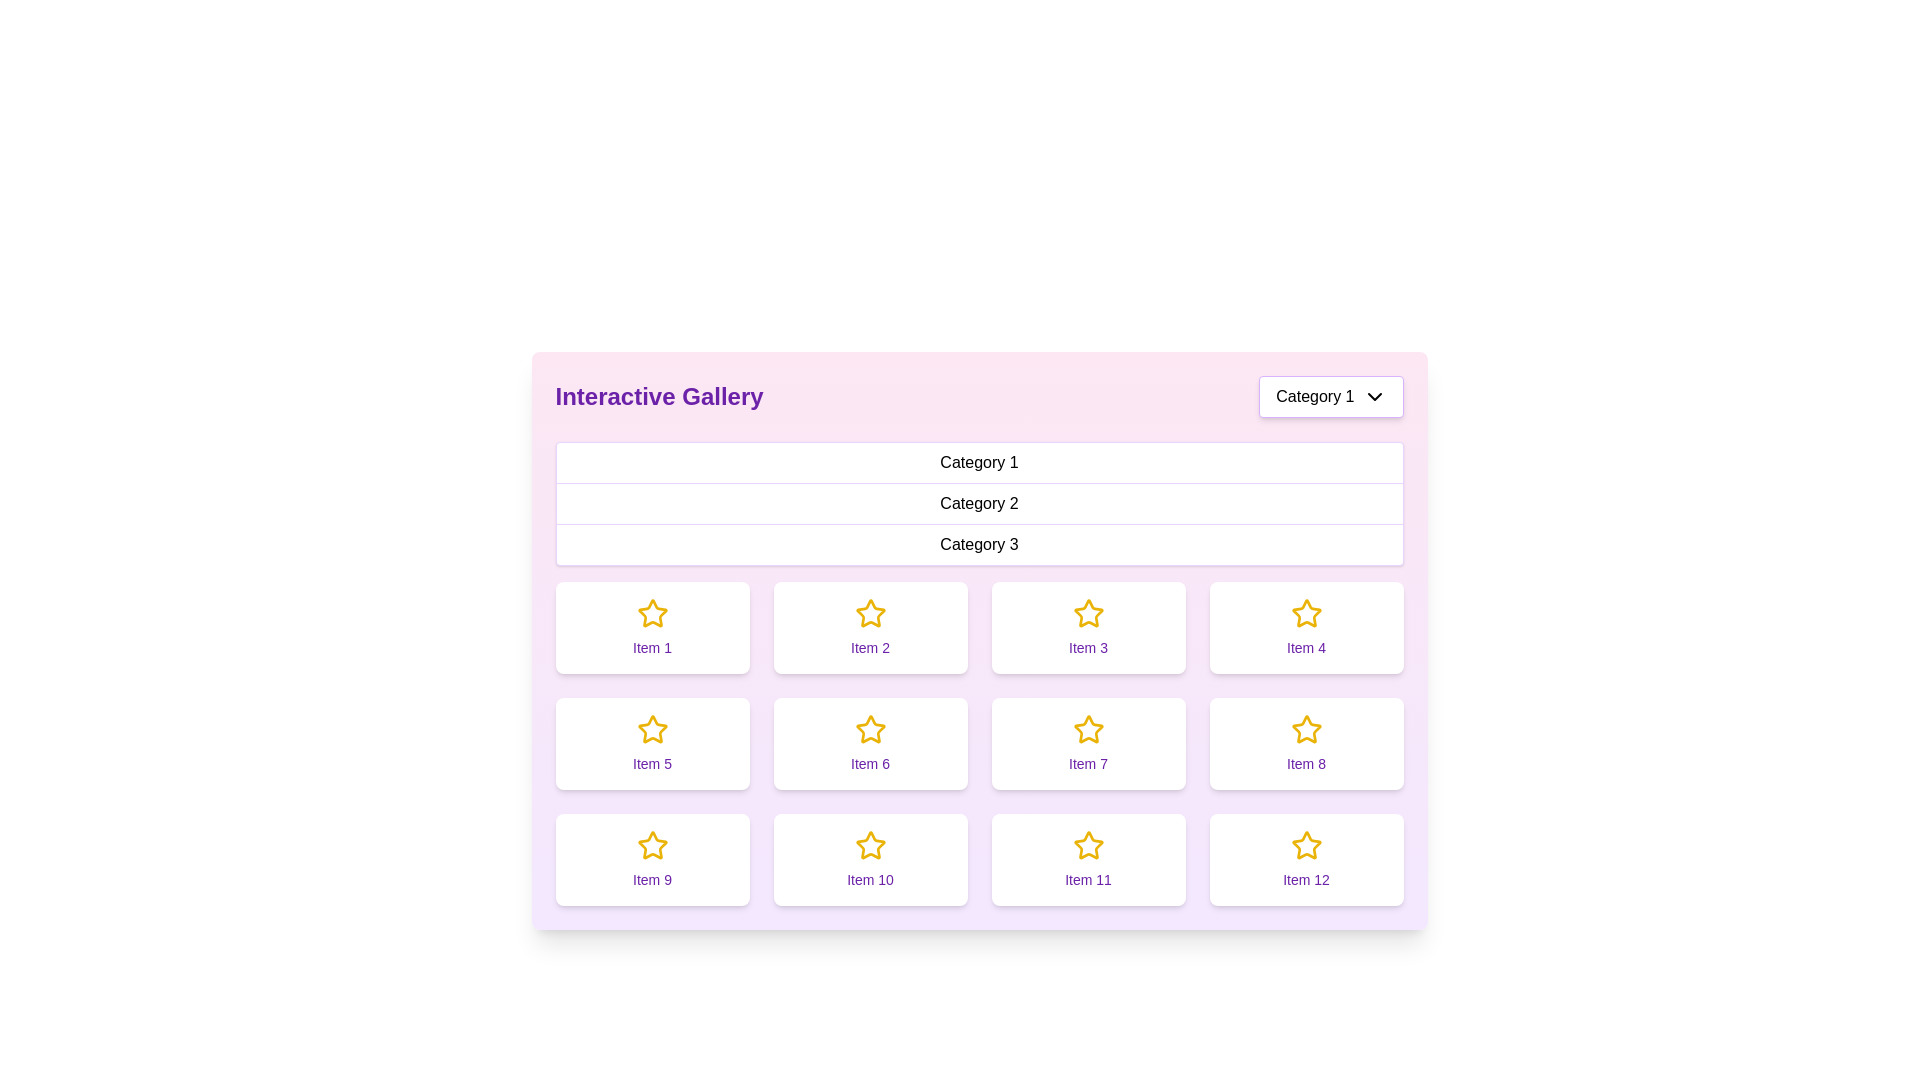  Describe the element at coordinates (1087, 627) in the screenshot. I see `third card or grid item in the first row of the grid, positioned between 'Item 2' and 'Item 4', for details` at that location.